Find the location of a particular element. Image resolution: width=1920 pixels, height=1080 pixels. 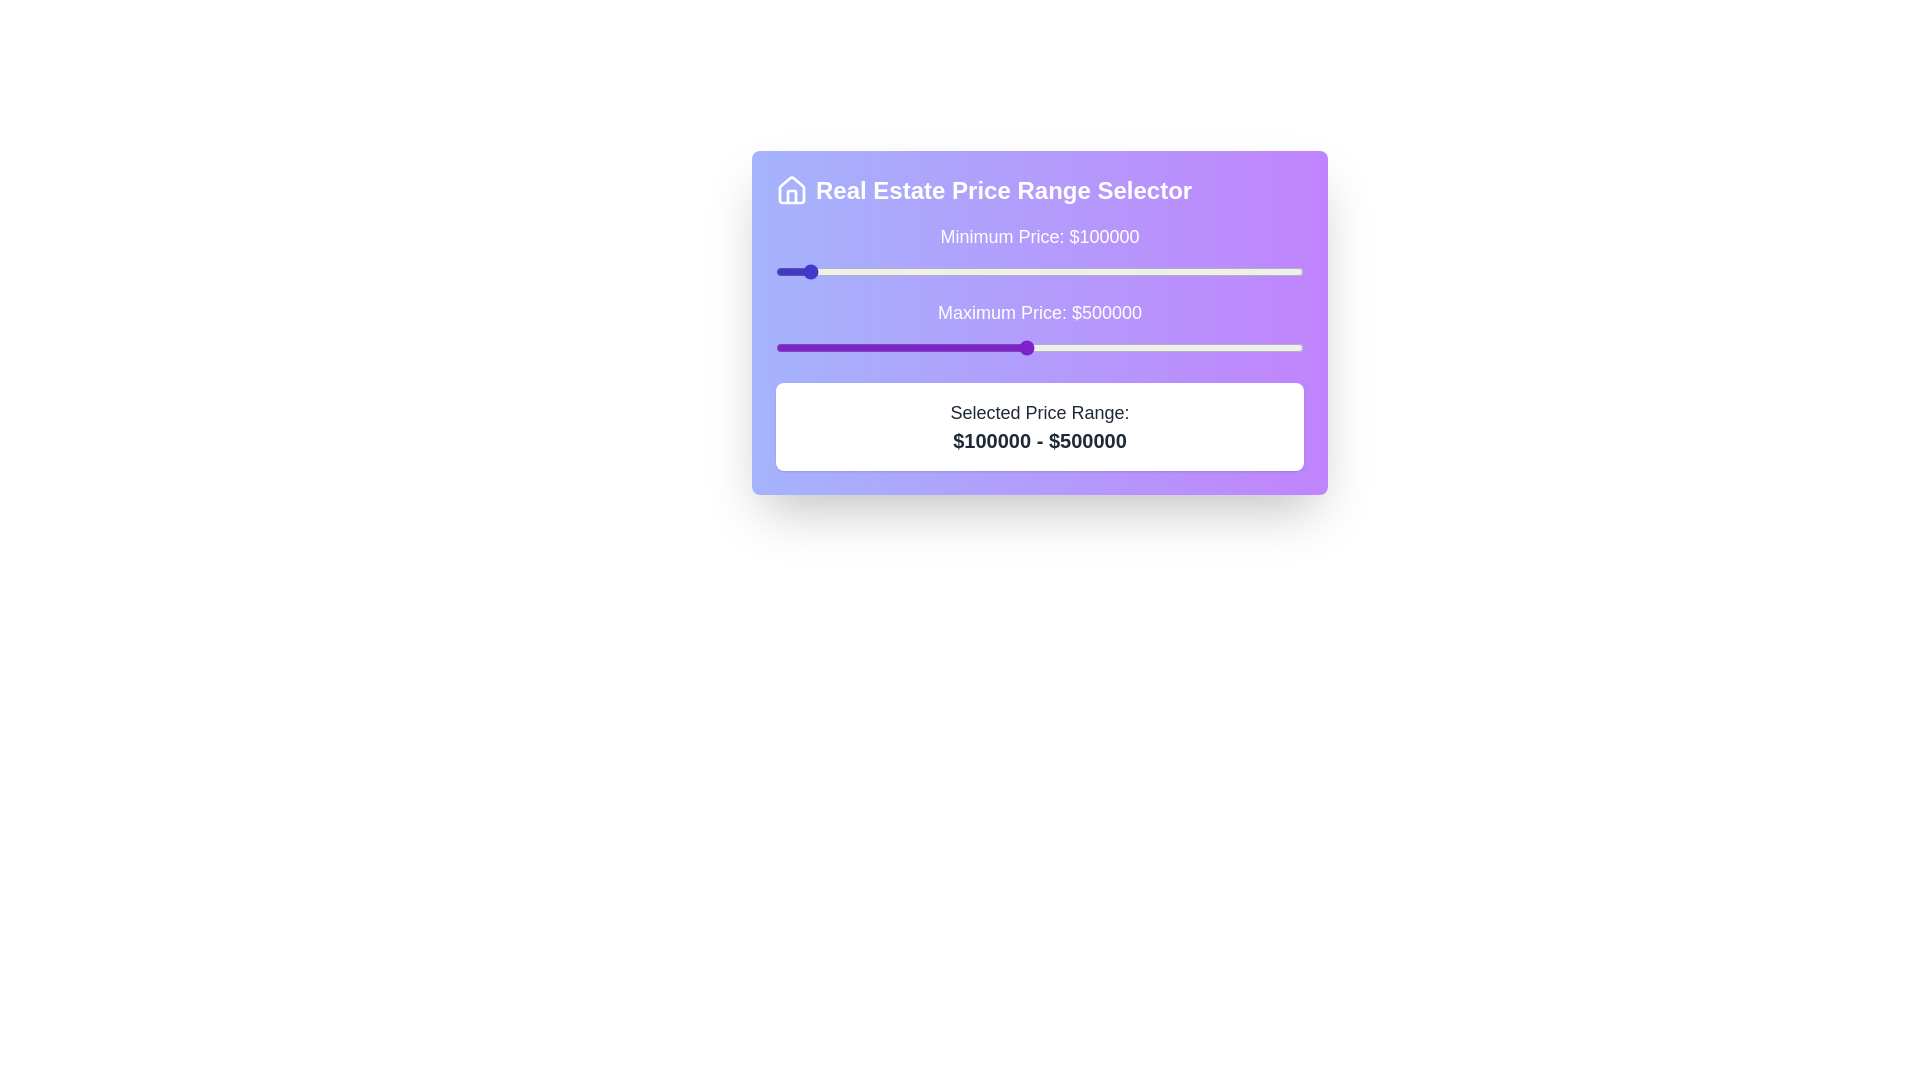

the maximum price slider to 960158 is located at coordinates (1281, 346).